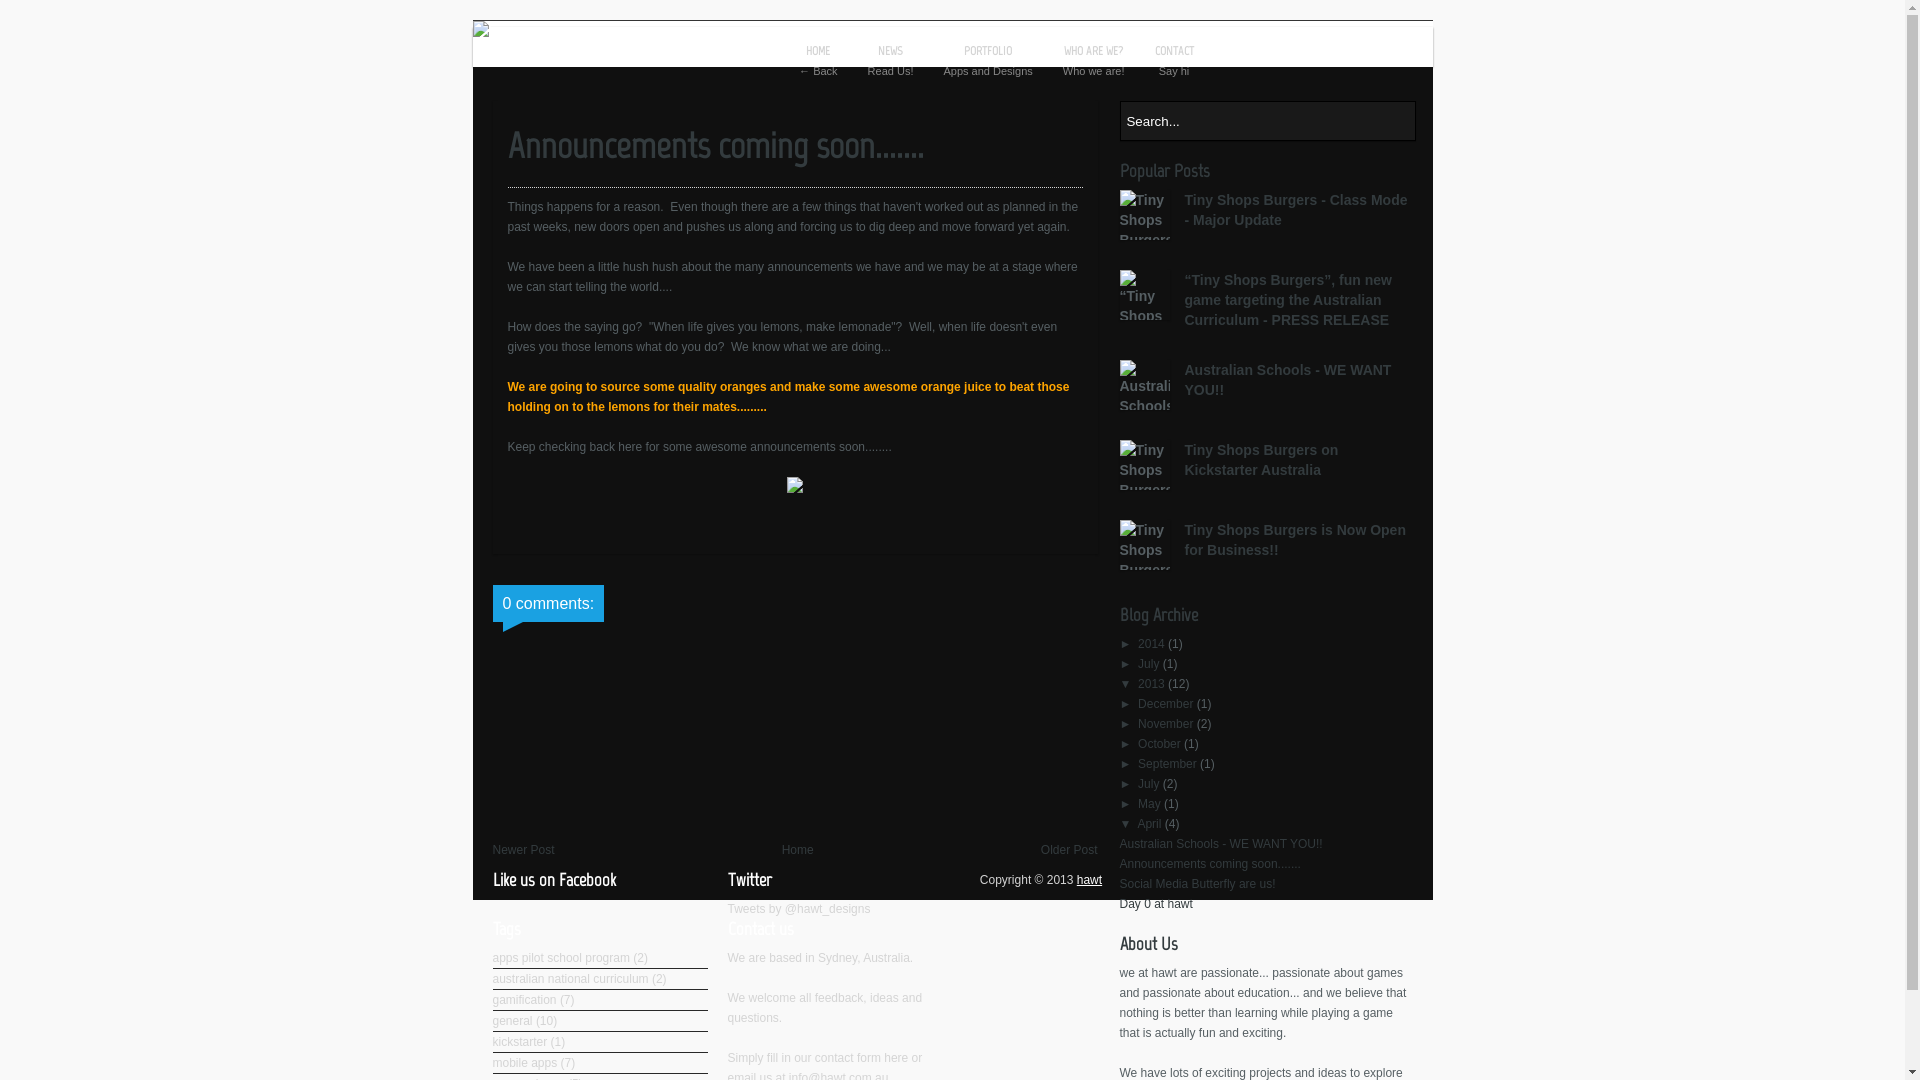  Describe the element at coordinates (1151, 802) in the screenshot. I see `'May'` at that location.